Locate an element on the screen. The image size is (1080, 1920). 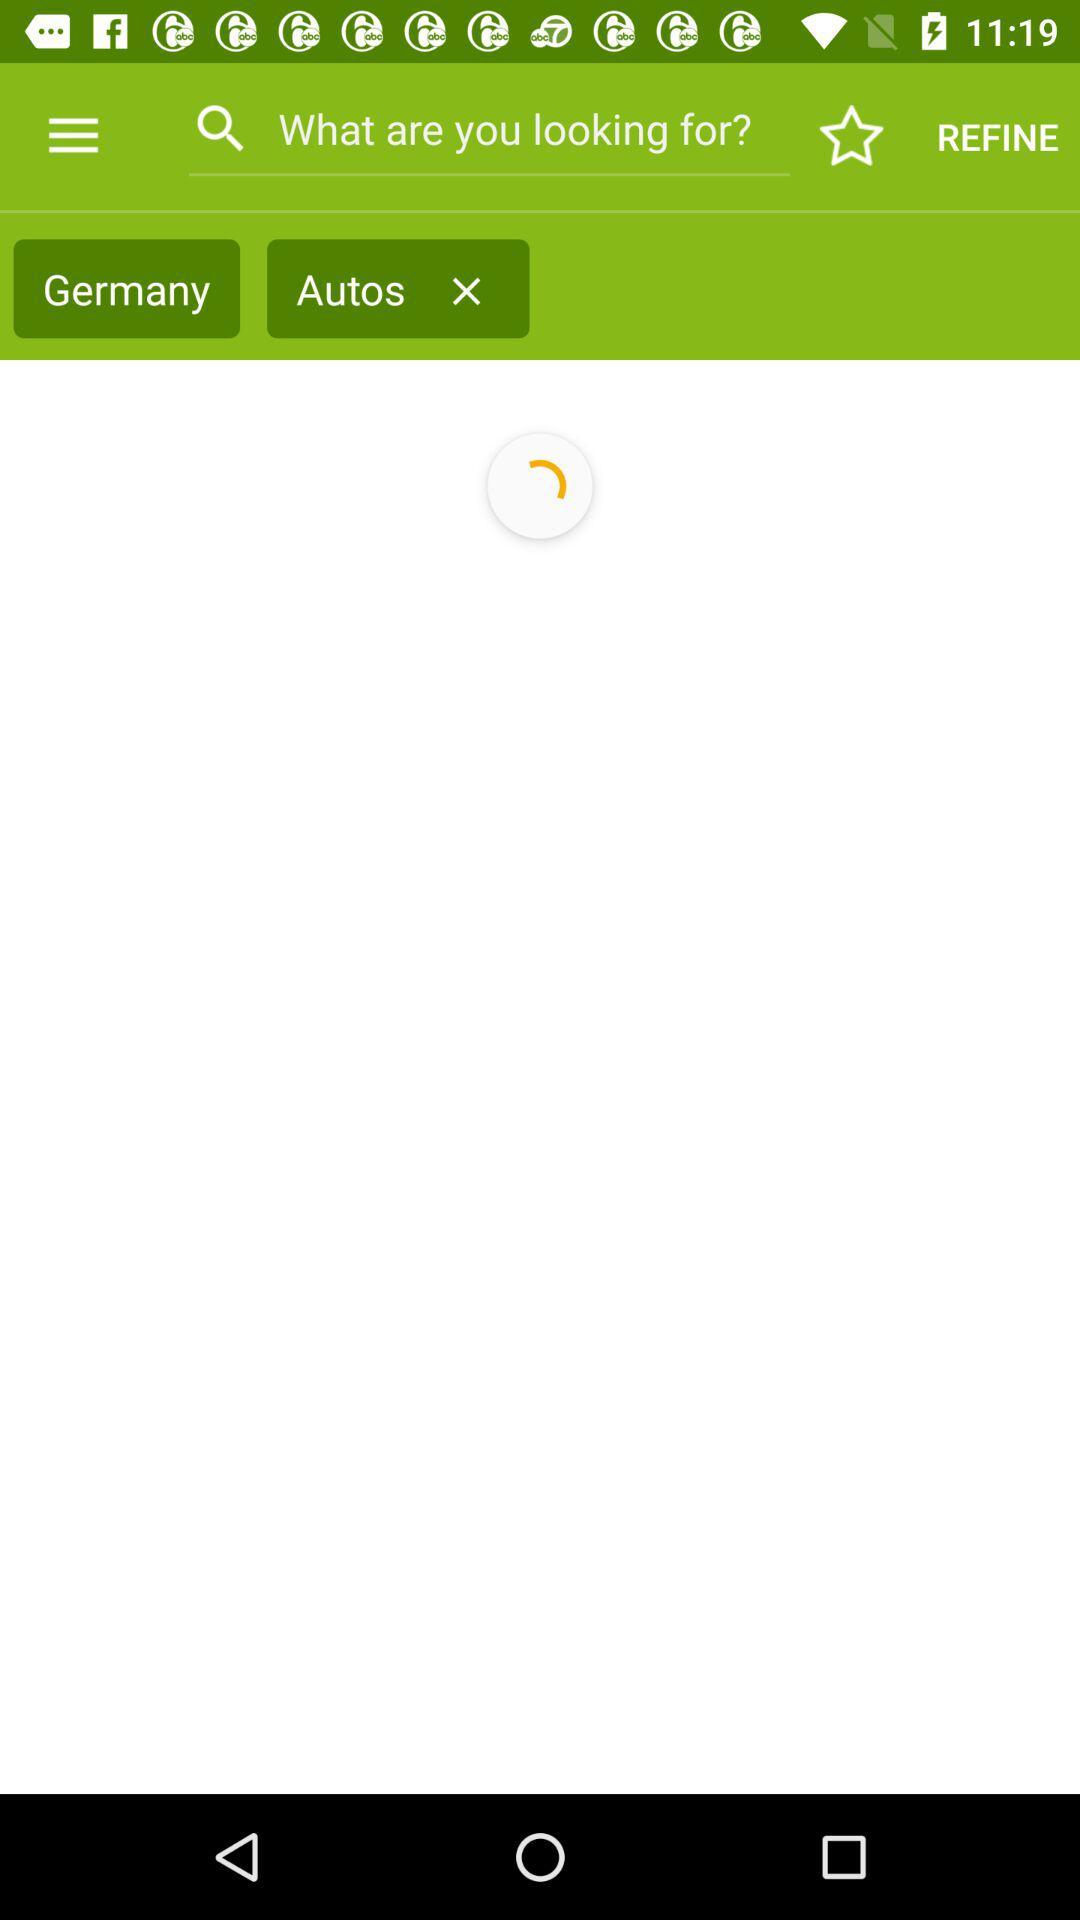
item next to the autos is located at coordinates (466, 290).